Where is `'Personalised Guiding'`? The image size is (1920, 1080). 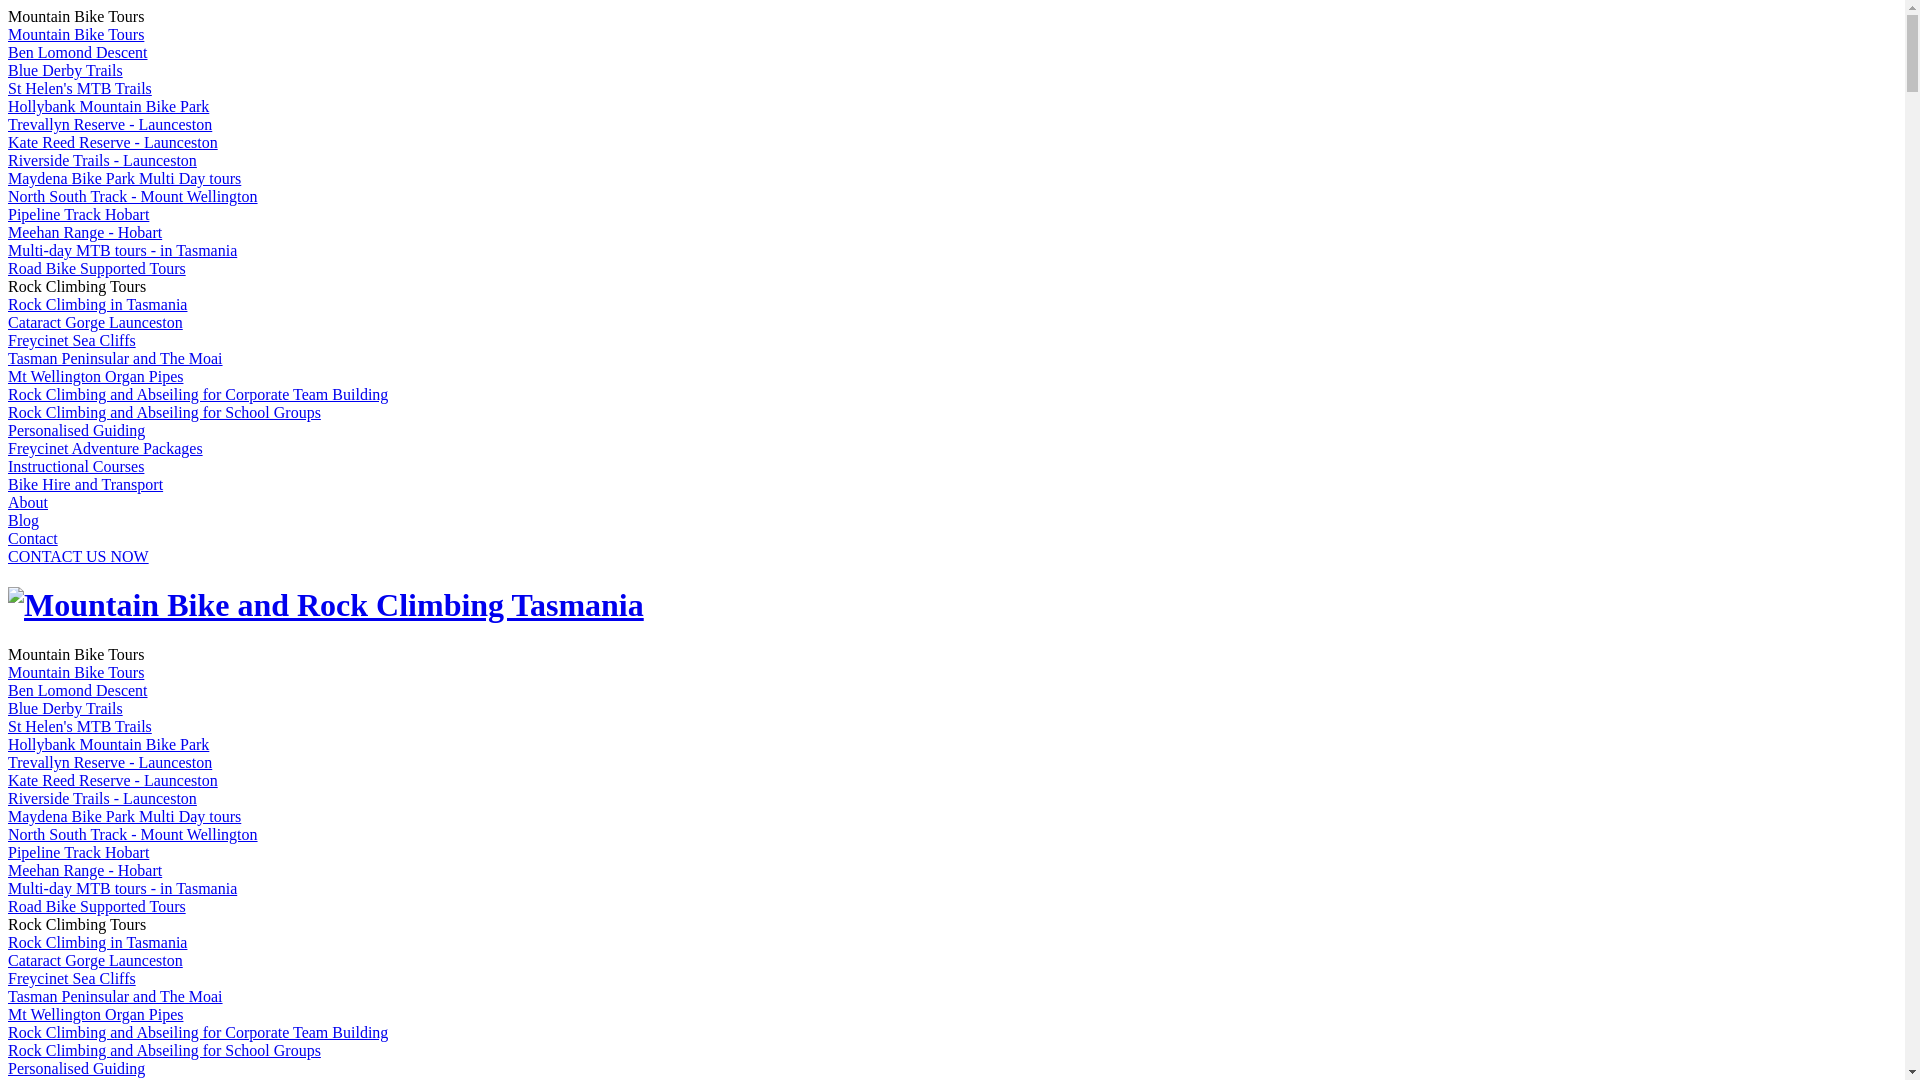 'Personalised Guiding' is located at coordinates (76, 1067).